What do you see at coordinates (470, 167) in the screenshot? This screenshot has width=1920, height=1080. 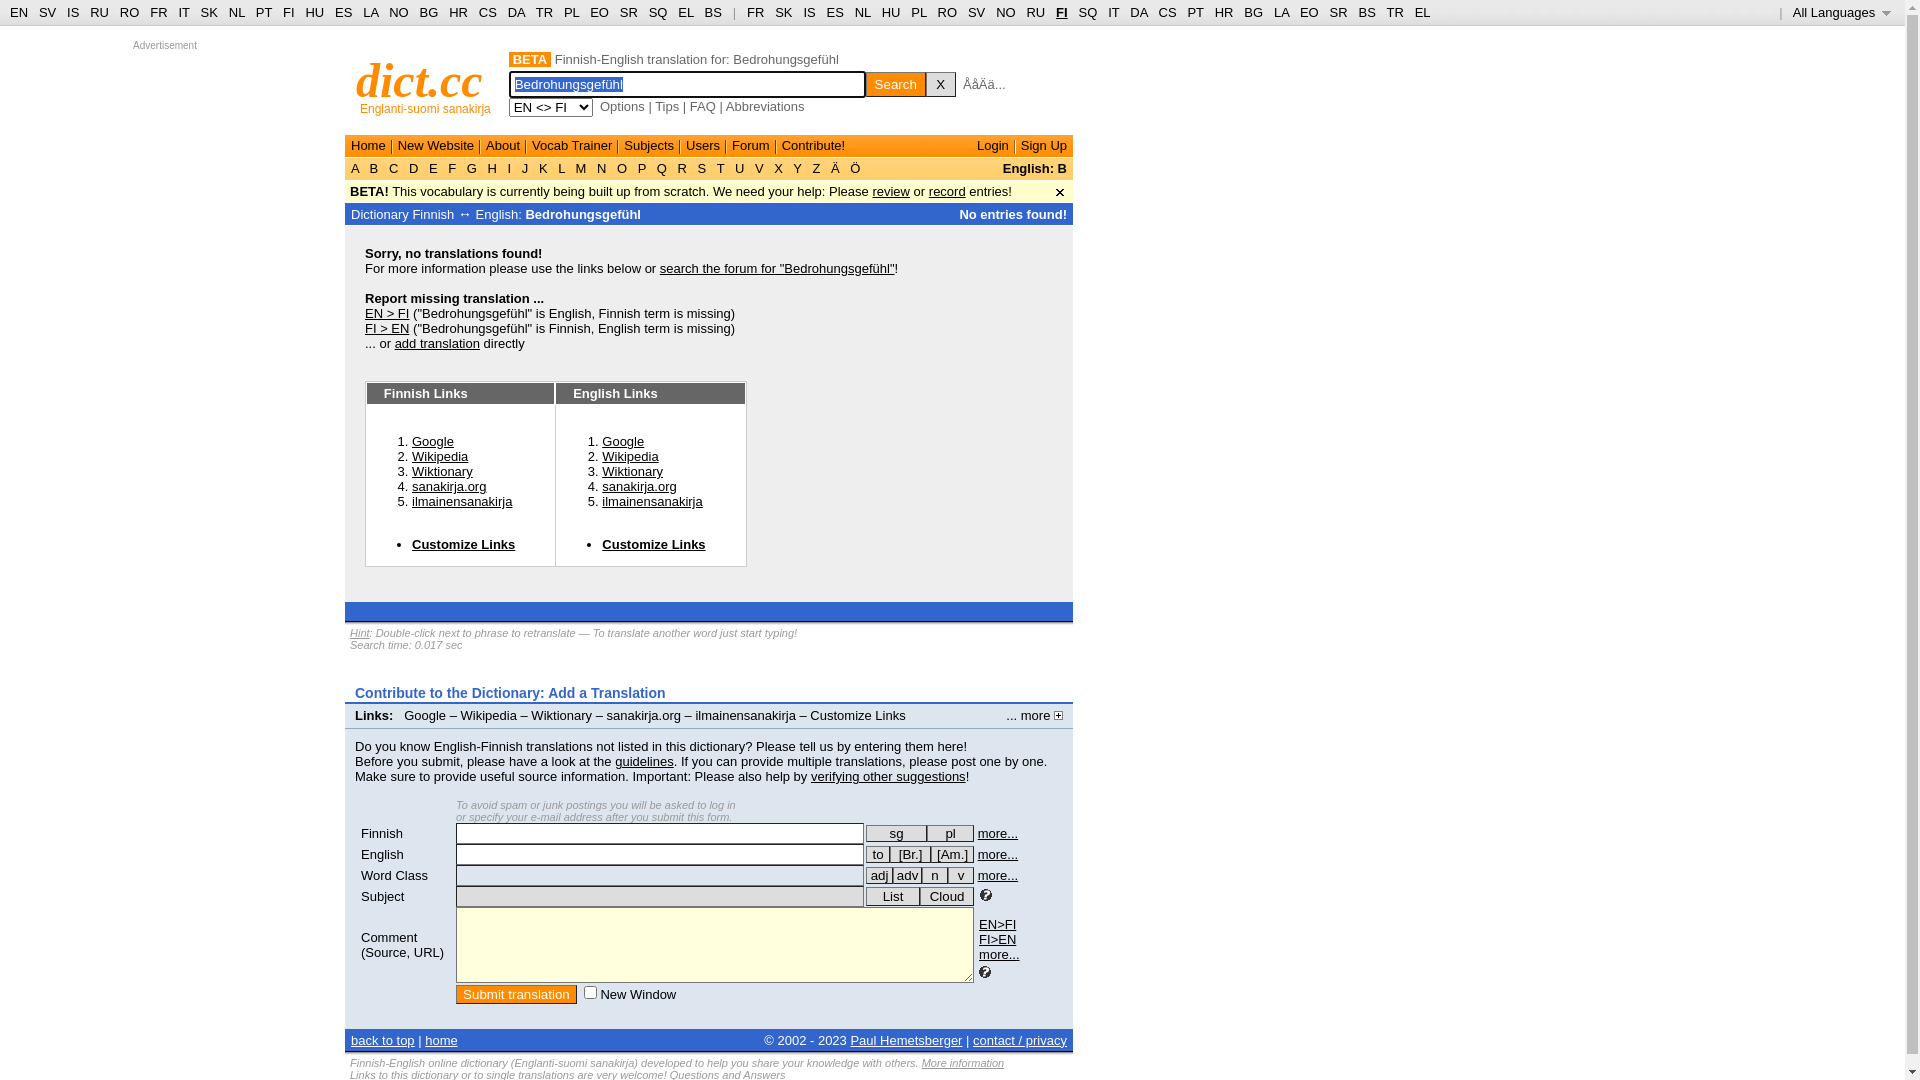 I see `'G'` at bounding box center [470, 167].